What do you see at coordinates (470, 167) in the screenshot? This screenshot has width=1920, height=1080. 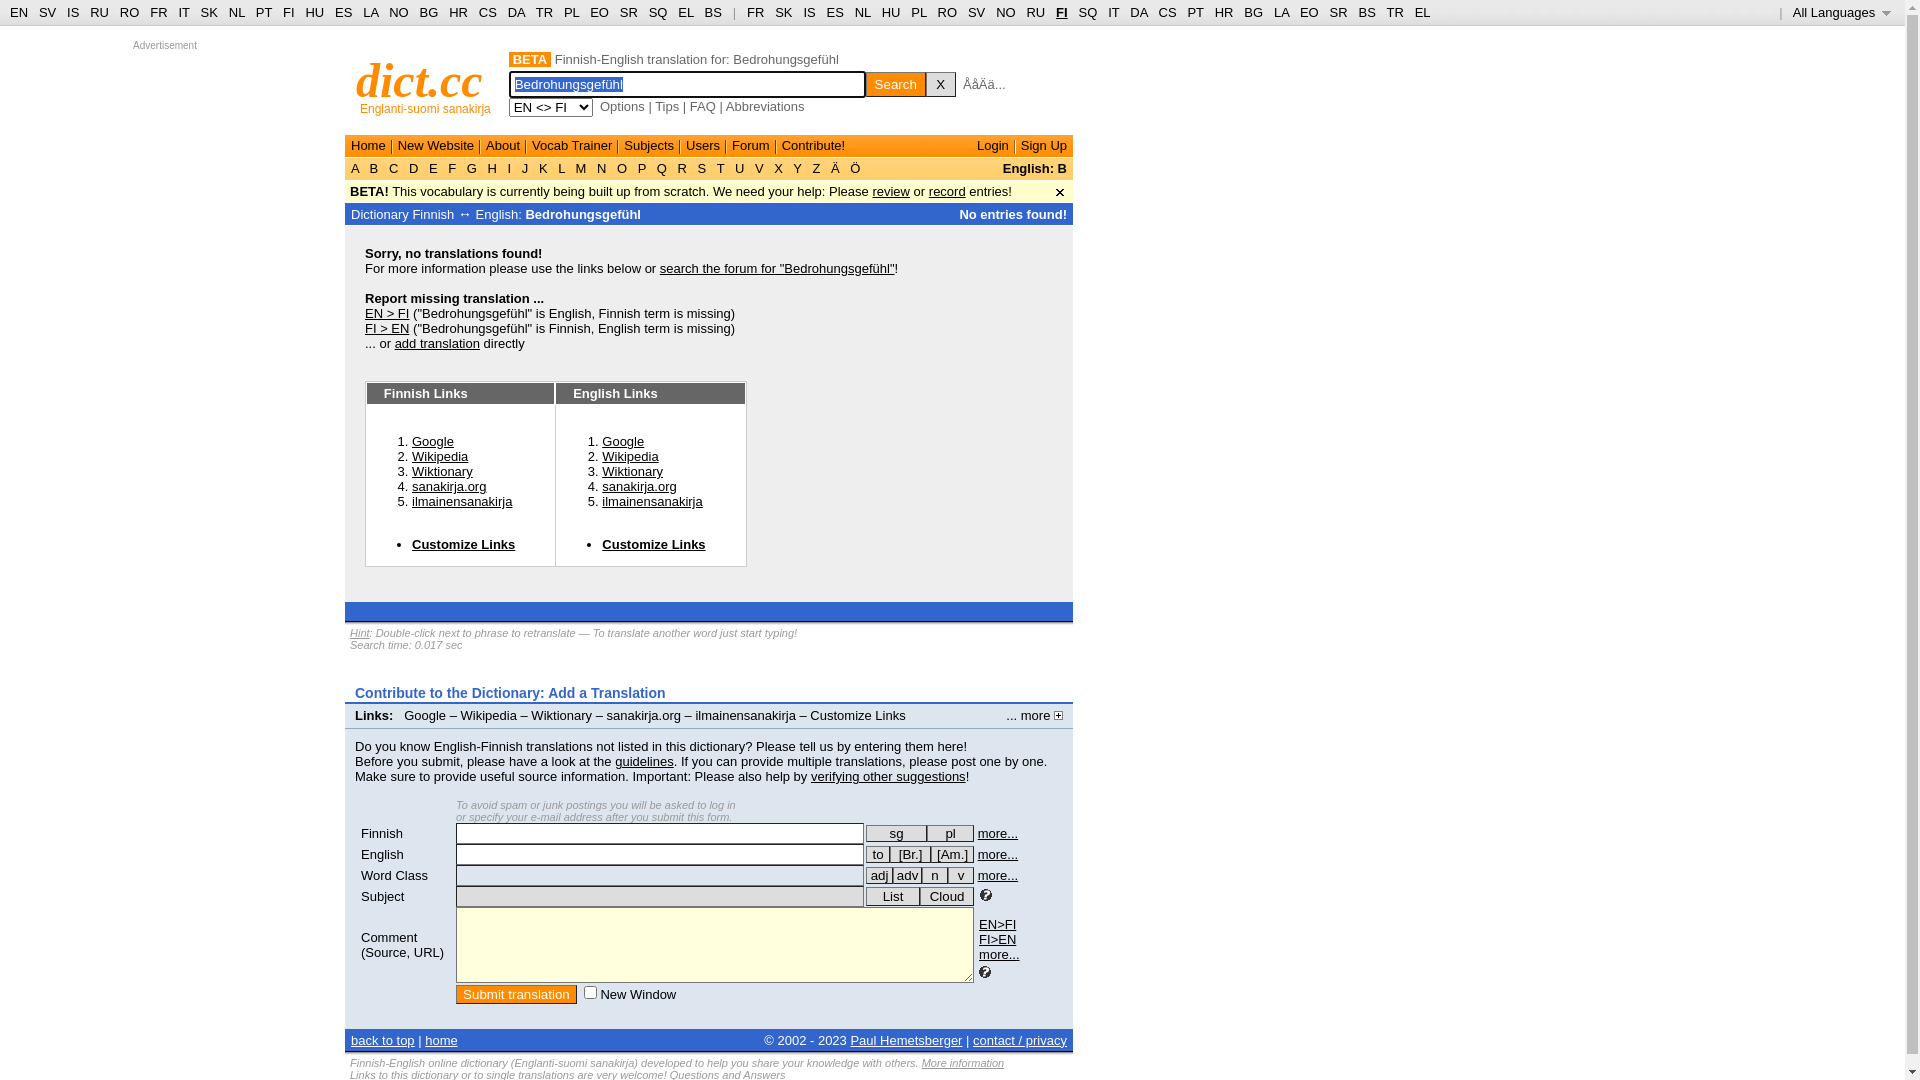 I see `'G'` at bounding box center [470, 167].